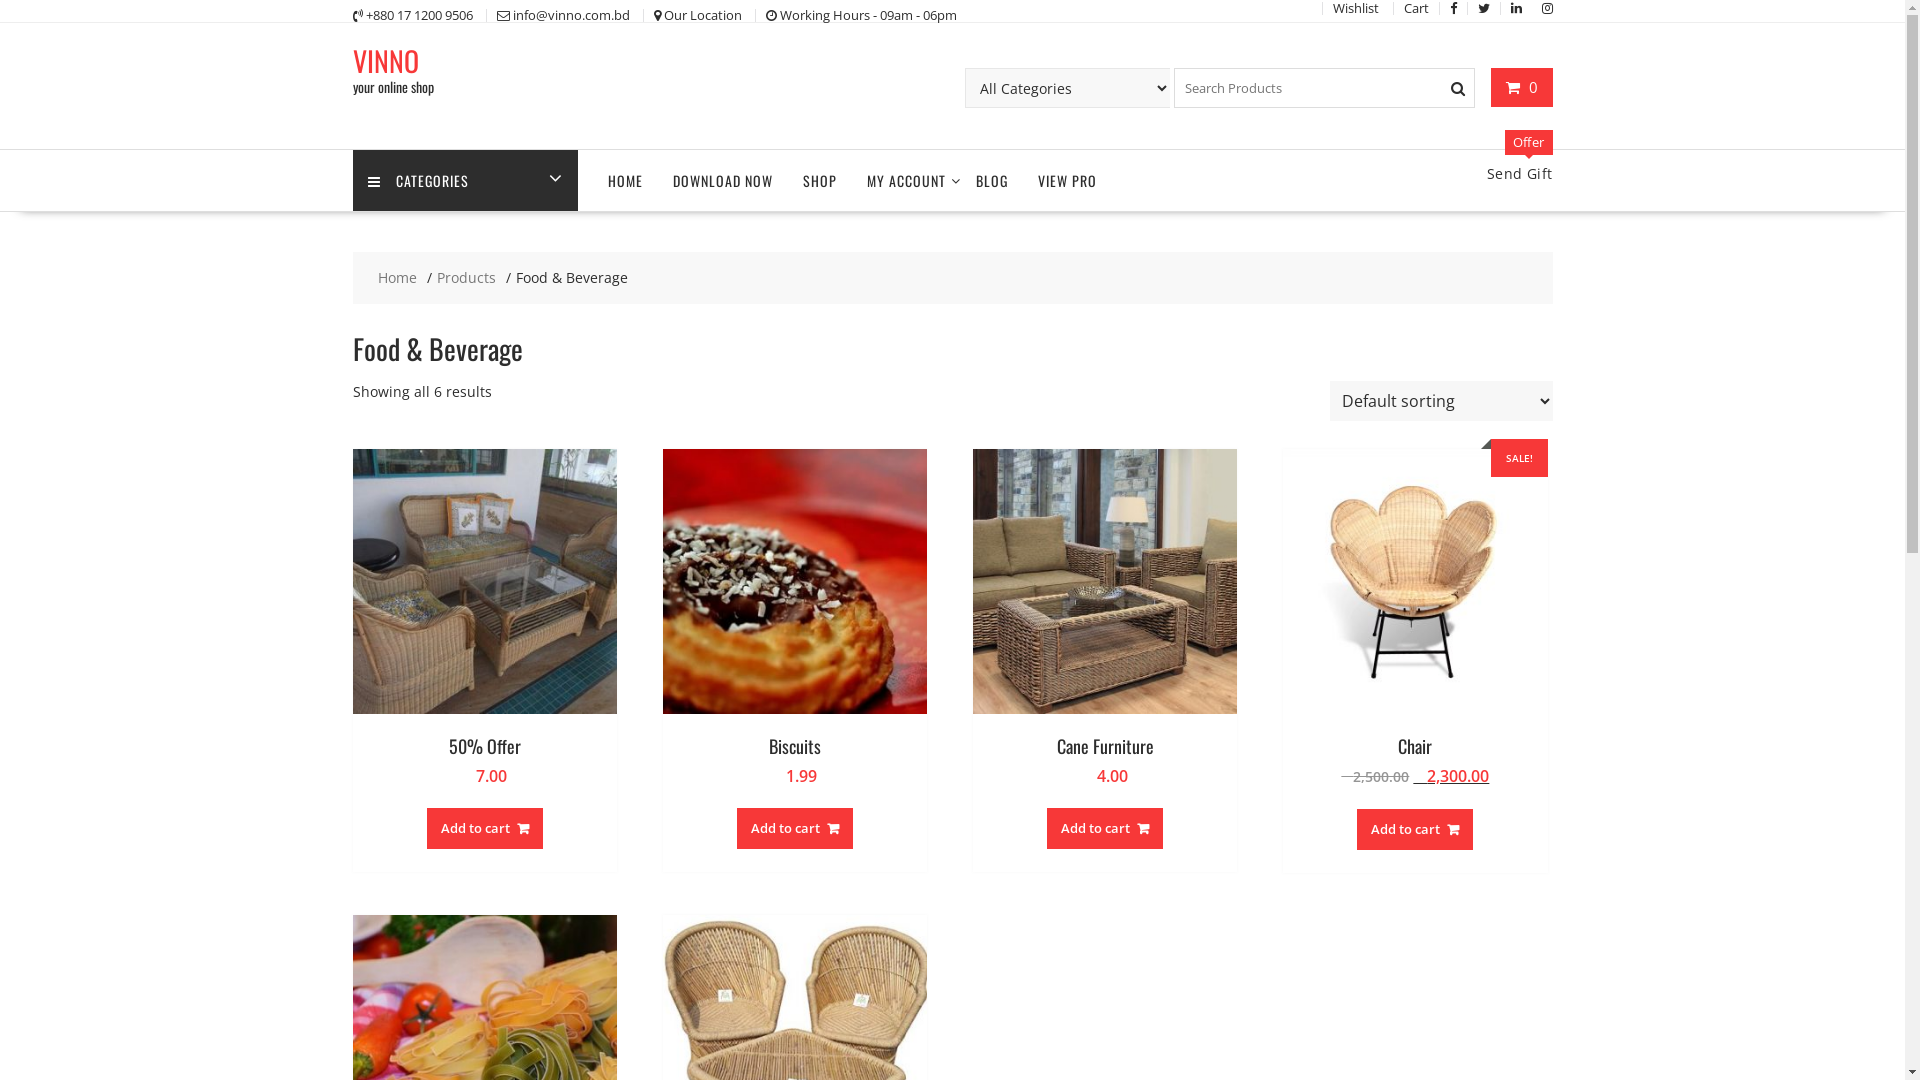 This screenshot has width=1920, height=1080. I want to click on 'VIEW PRO', so click(1065, 180).